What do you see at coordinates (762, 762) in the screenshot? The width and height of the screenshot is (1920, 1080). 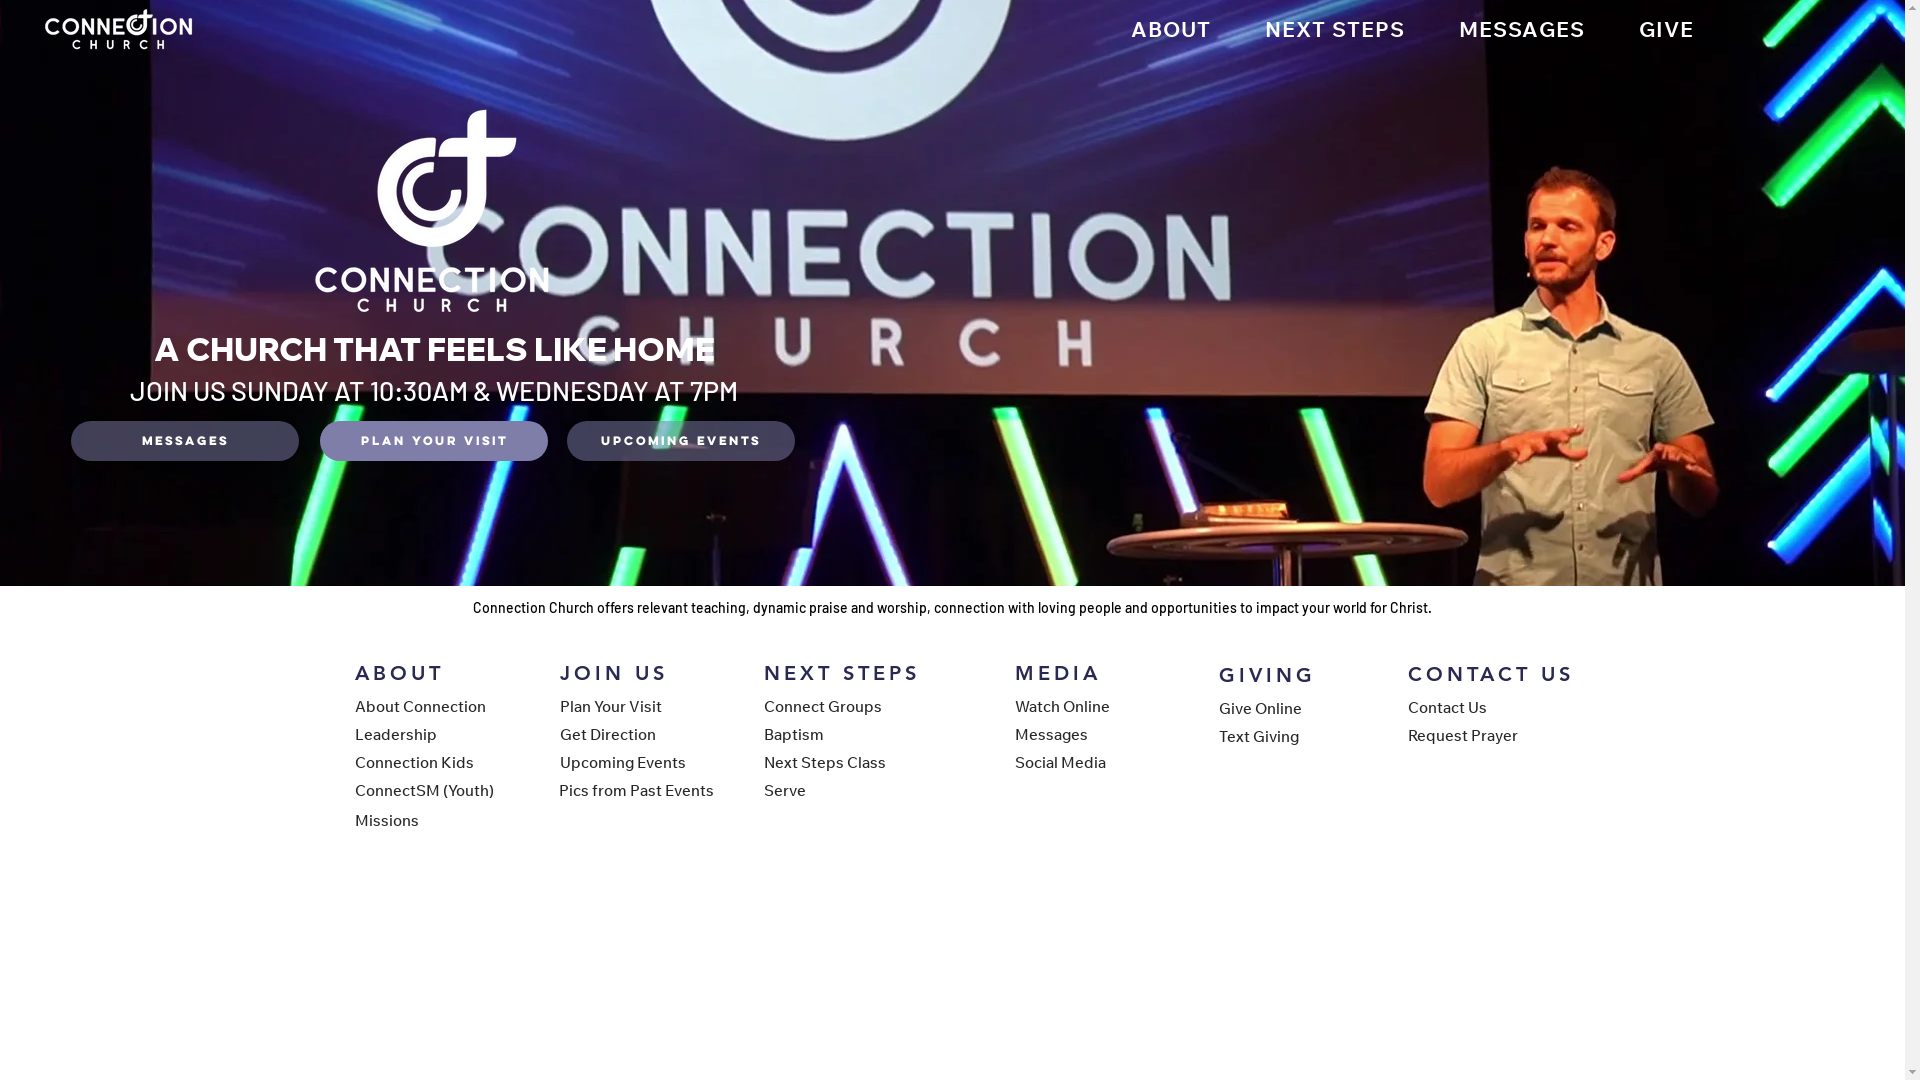 I see `'Next Steps Class'` at bounding box center [762, 762].